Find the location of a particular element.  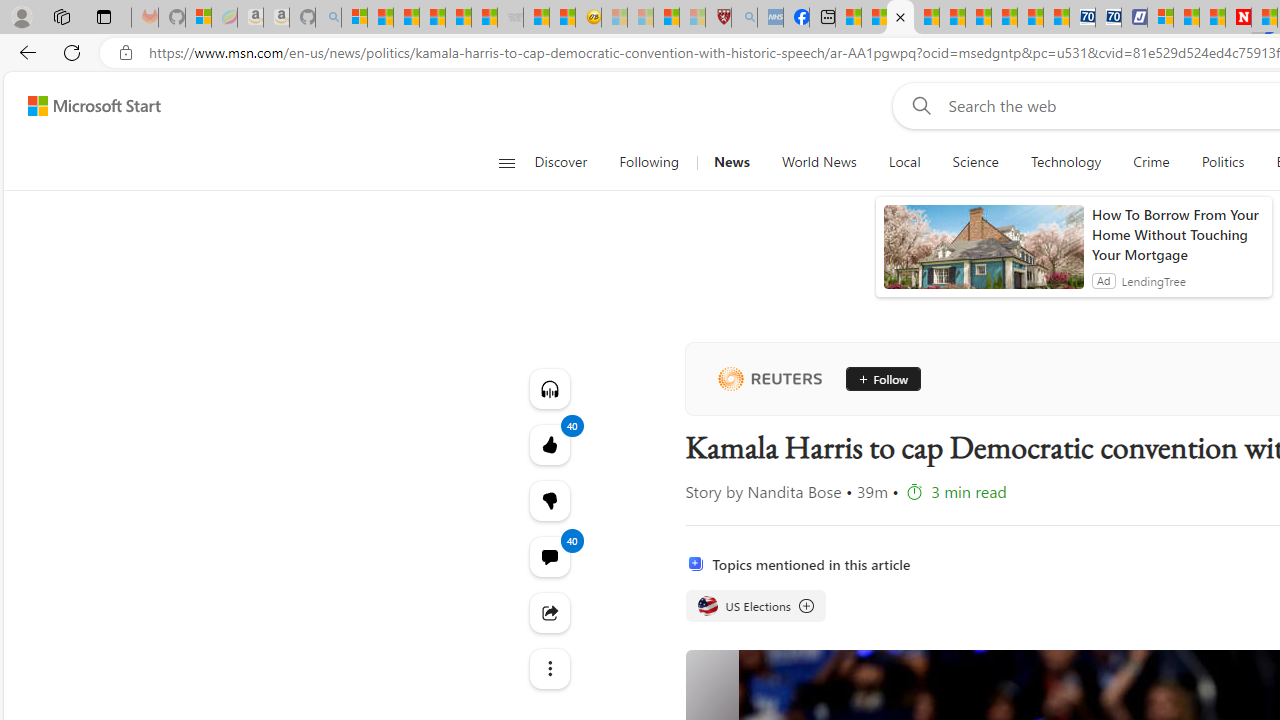

'Technology' is located at coordinates (1064, 162).